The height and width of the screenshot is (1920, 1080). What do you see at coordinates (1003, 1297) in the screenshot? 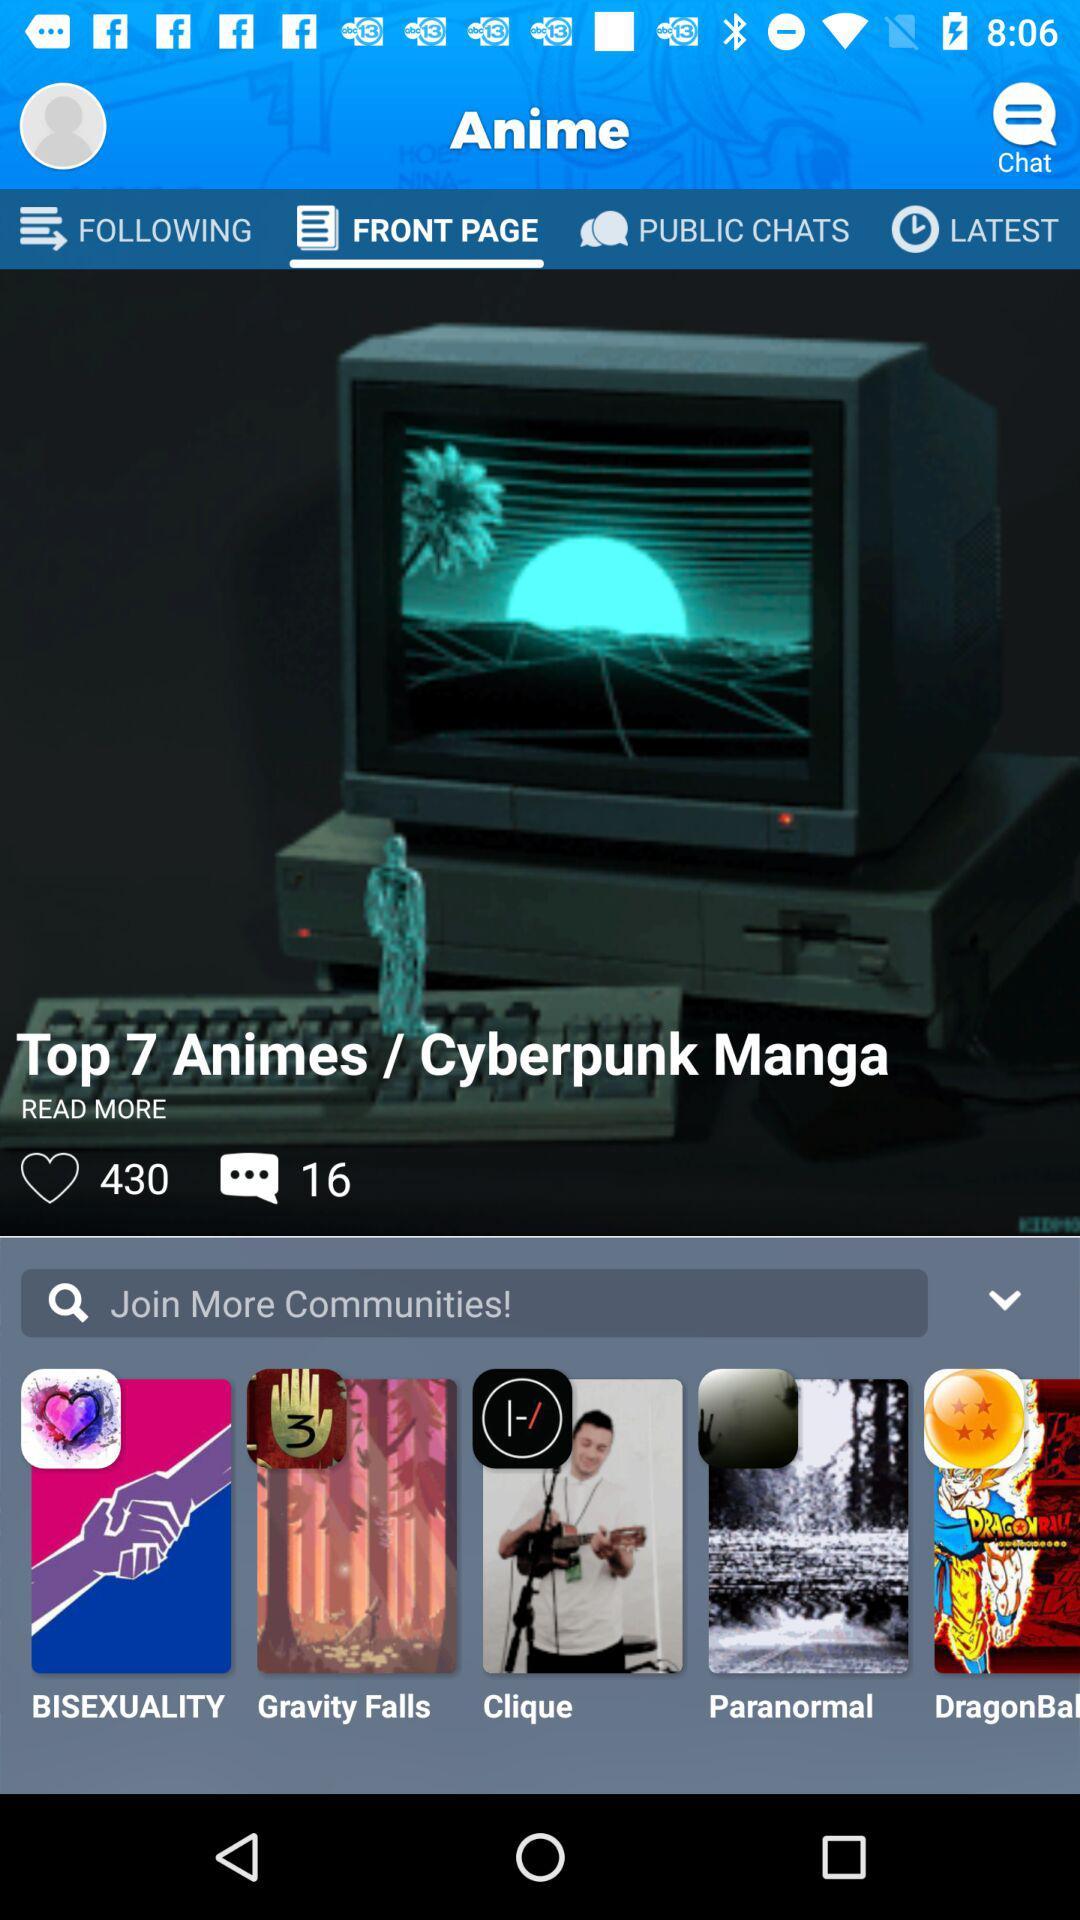
I see `the expand_more icon` at bounding box center [1003, 1297].